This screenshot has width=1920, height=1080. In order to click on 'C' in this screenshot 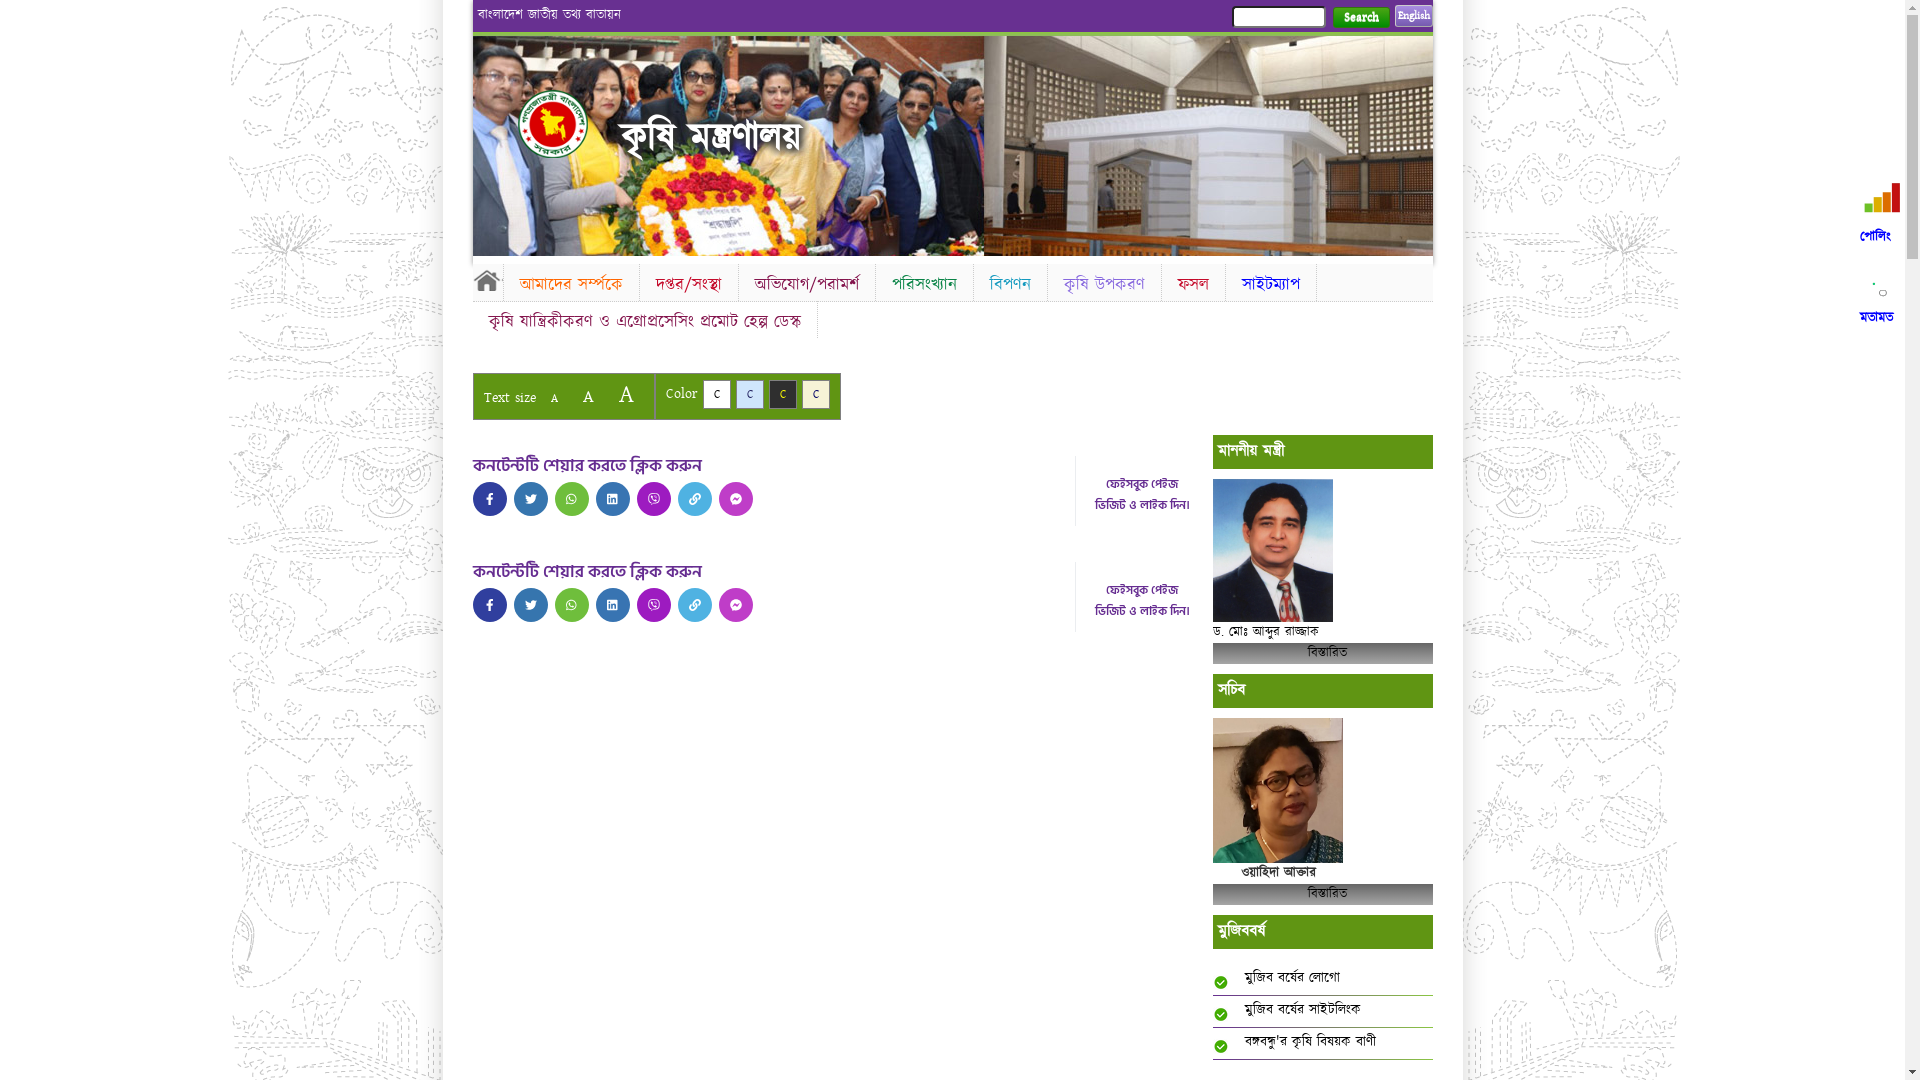, I will do `click(816, 394)`.